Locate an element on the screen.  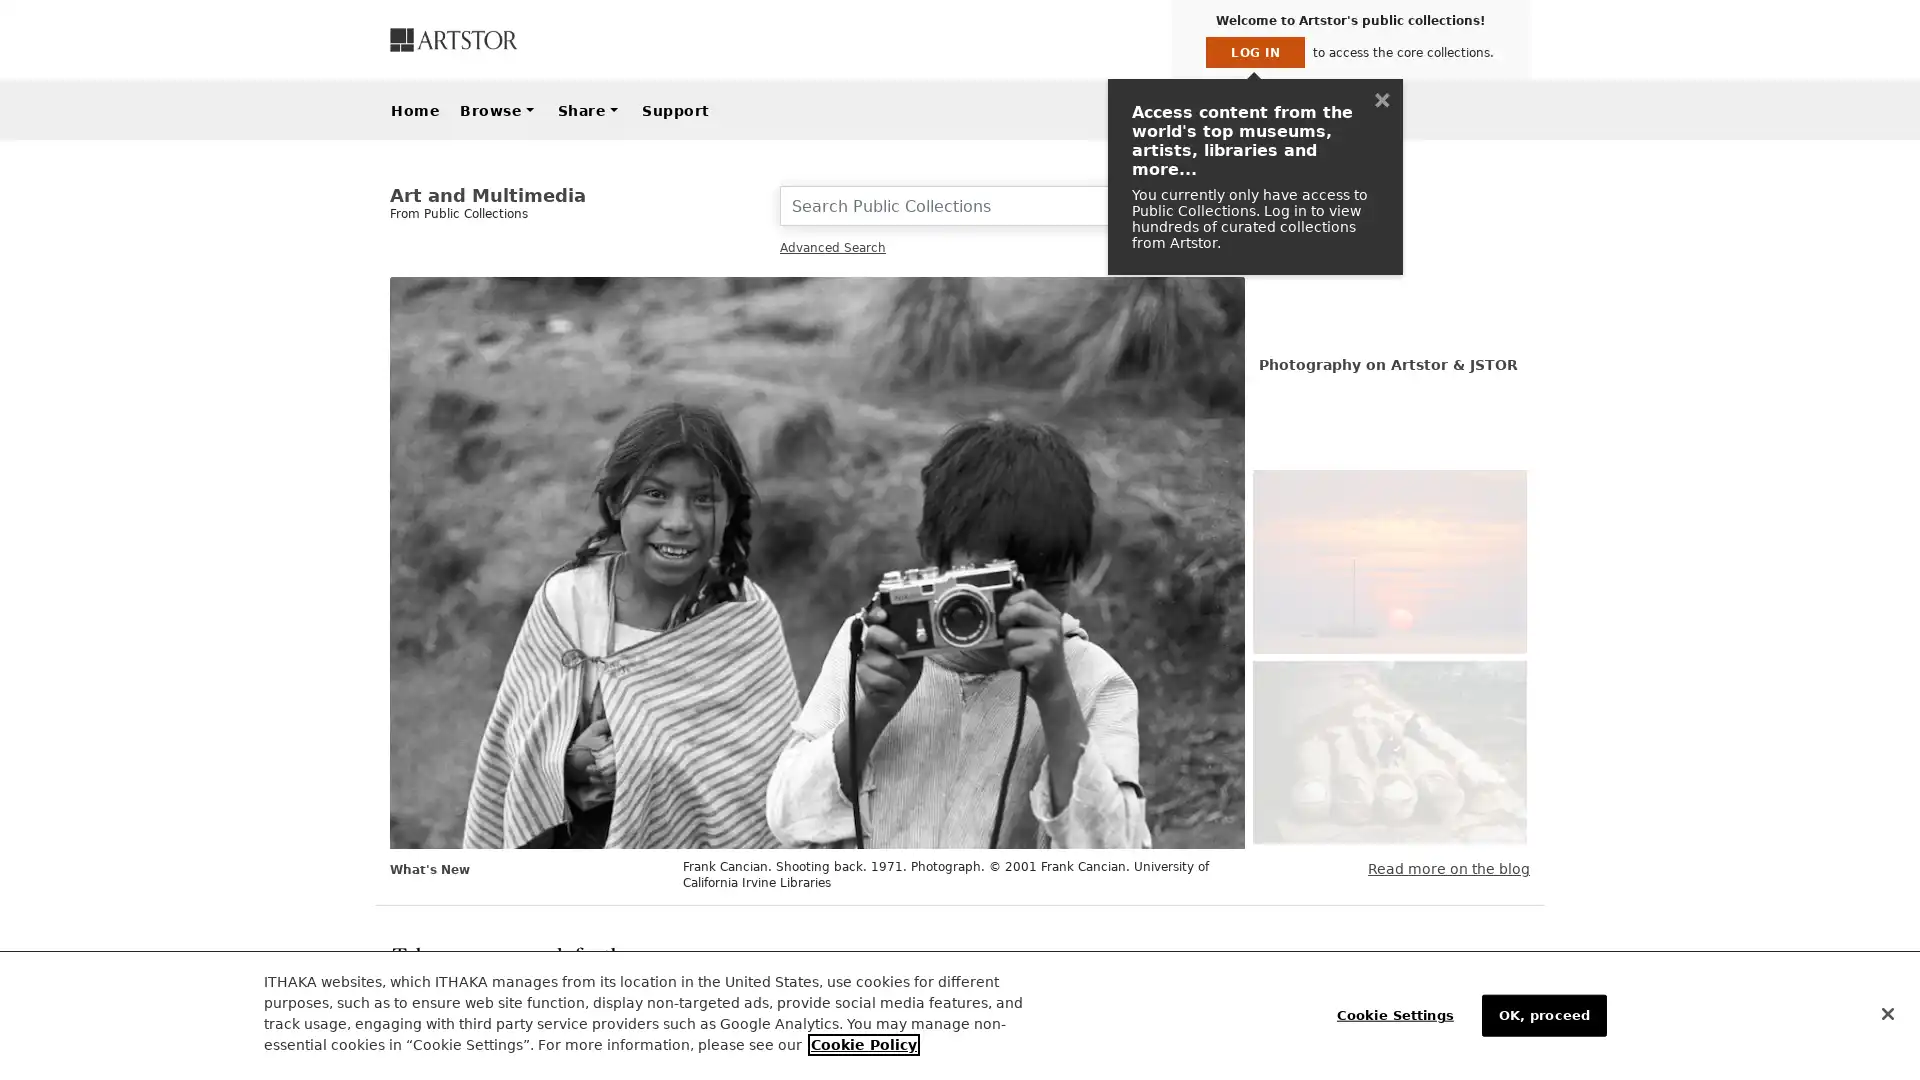
Close Tooltip is located at coordinates (1381, 100).